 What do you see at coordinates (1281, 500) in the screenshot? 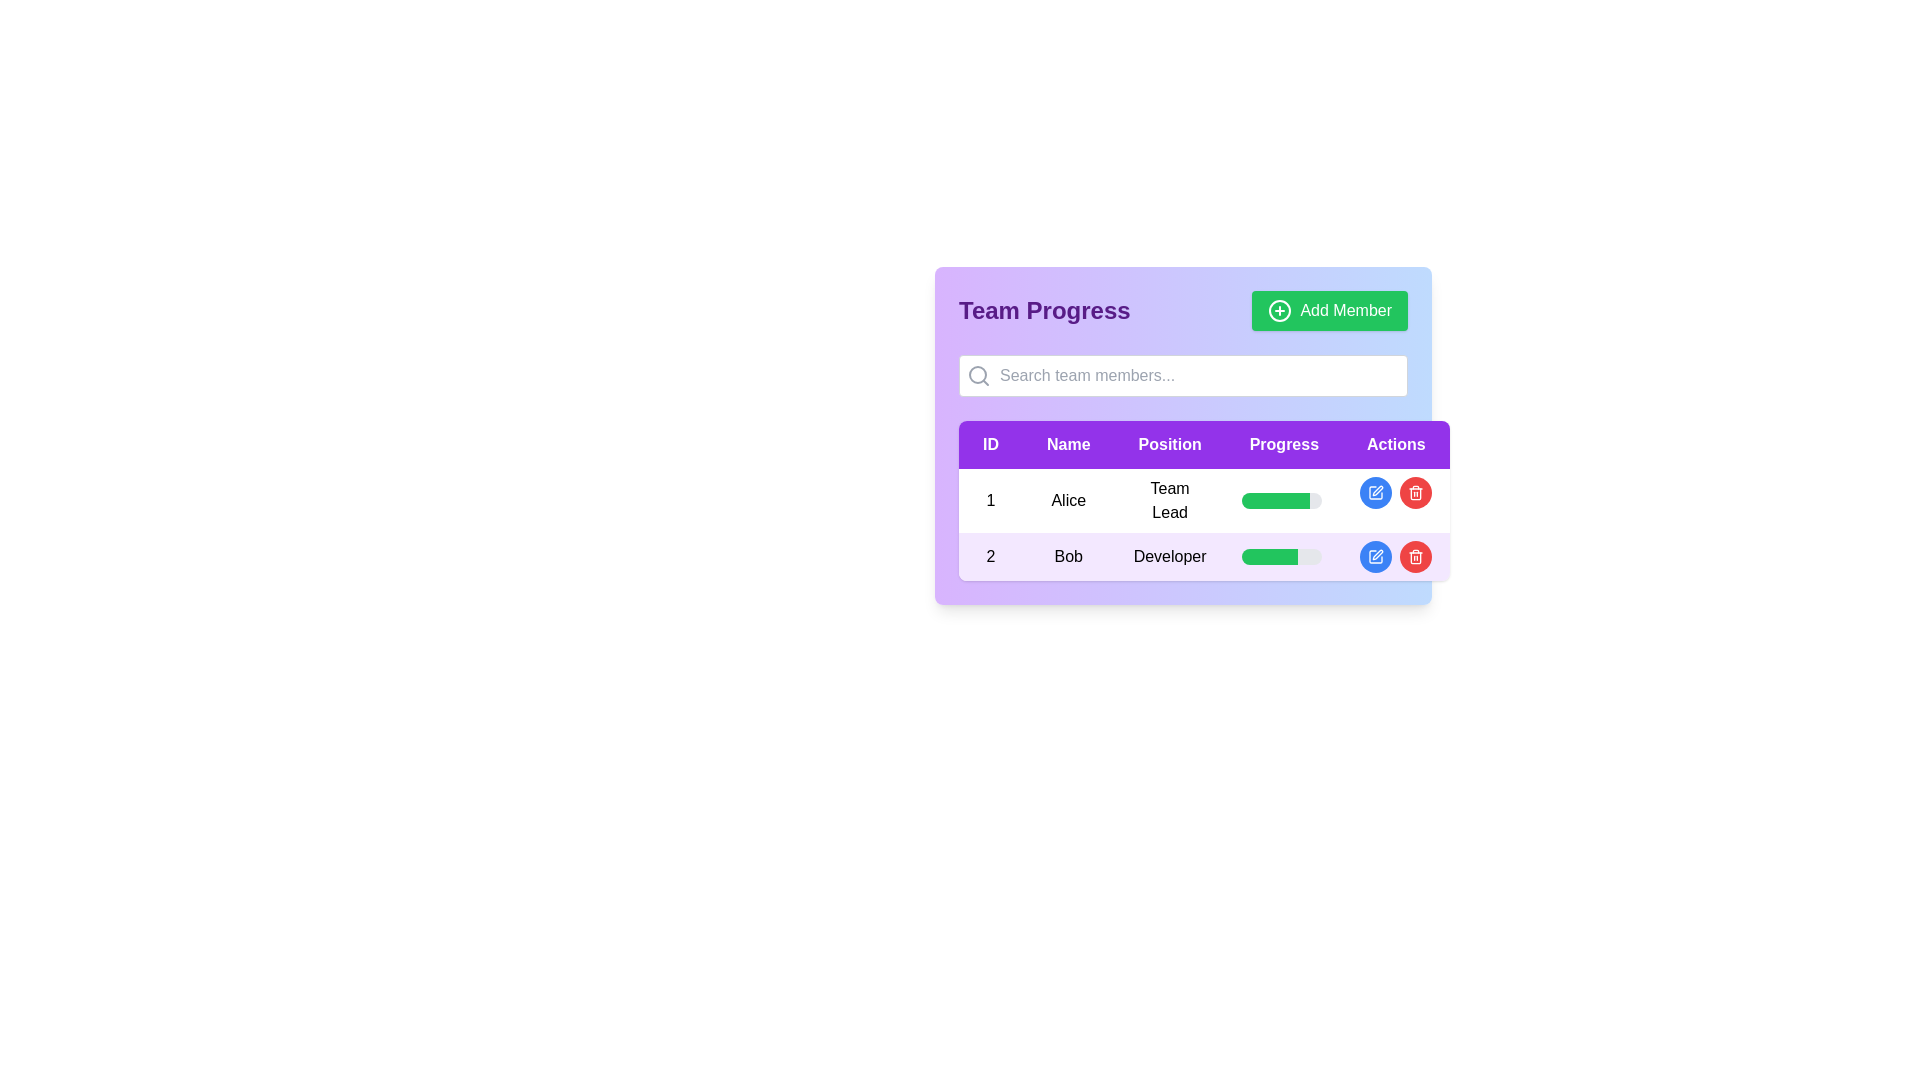
I see `the progress bar located in the first row of the table, which represents the completion of a task or progress of an objective, positioned between the 'Team Lead' text and action buttons` at bounding box center [1281, 500].